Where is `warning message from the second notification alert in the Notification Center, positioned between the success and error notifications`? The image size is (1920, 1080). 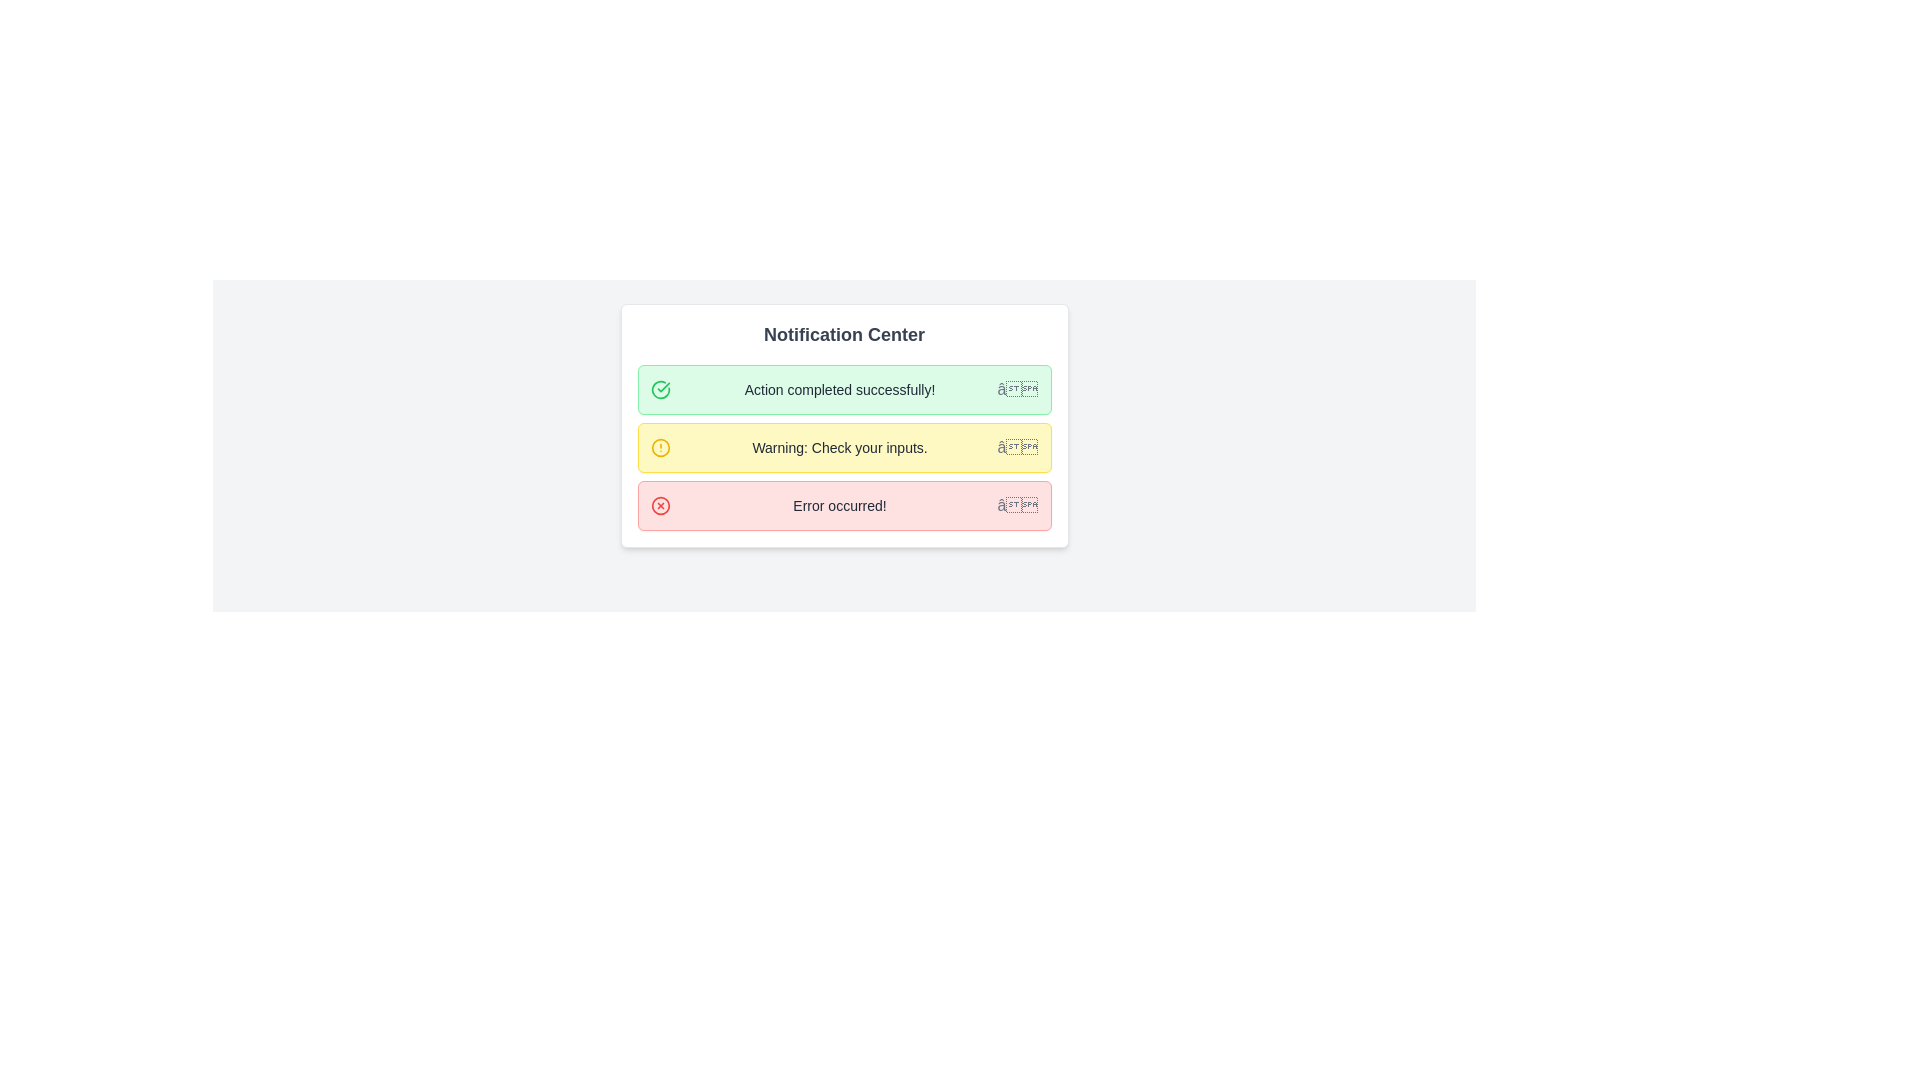 warning message from the second notification alert in the Notification Center, positioned between the success and error notifications is located at coordinates (844, 446).